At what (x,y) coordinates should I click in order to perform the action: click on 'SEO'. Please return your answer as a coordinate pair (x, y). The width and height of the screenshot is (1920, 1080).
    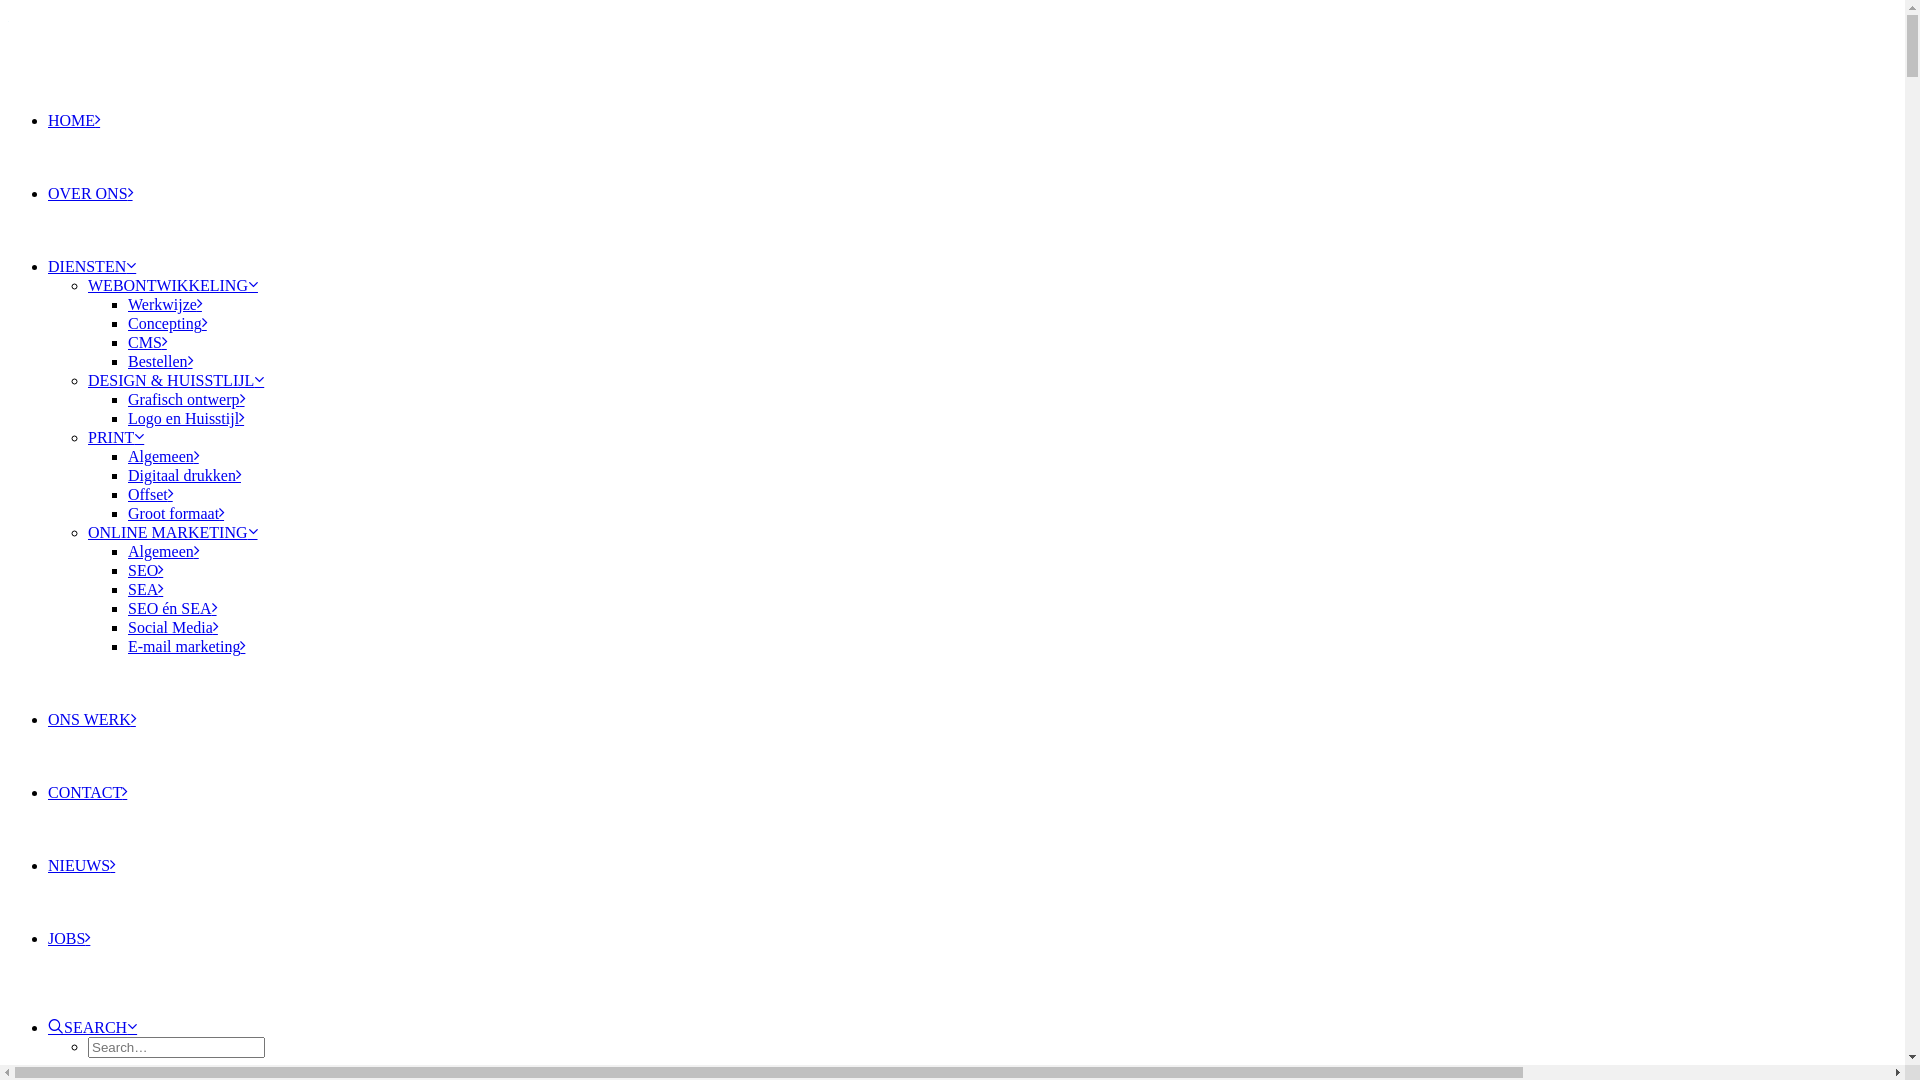
    Looking at the image, I should click on (144, 570).